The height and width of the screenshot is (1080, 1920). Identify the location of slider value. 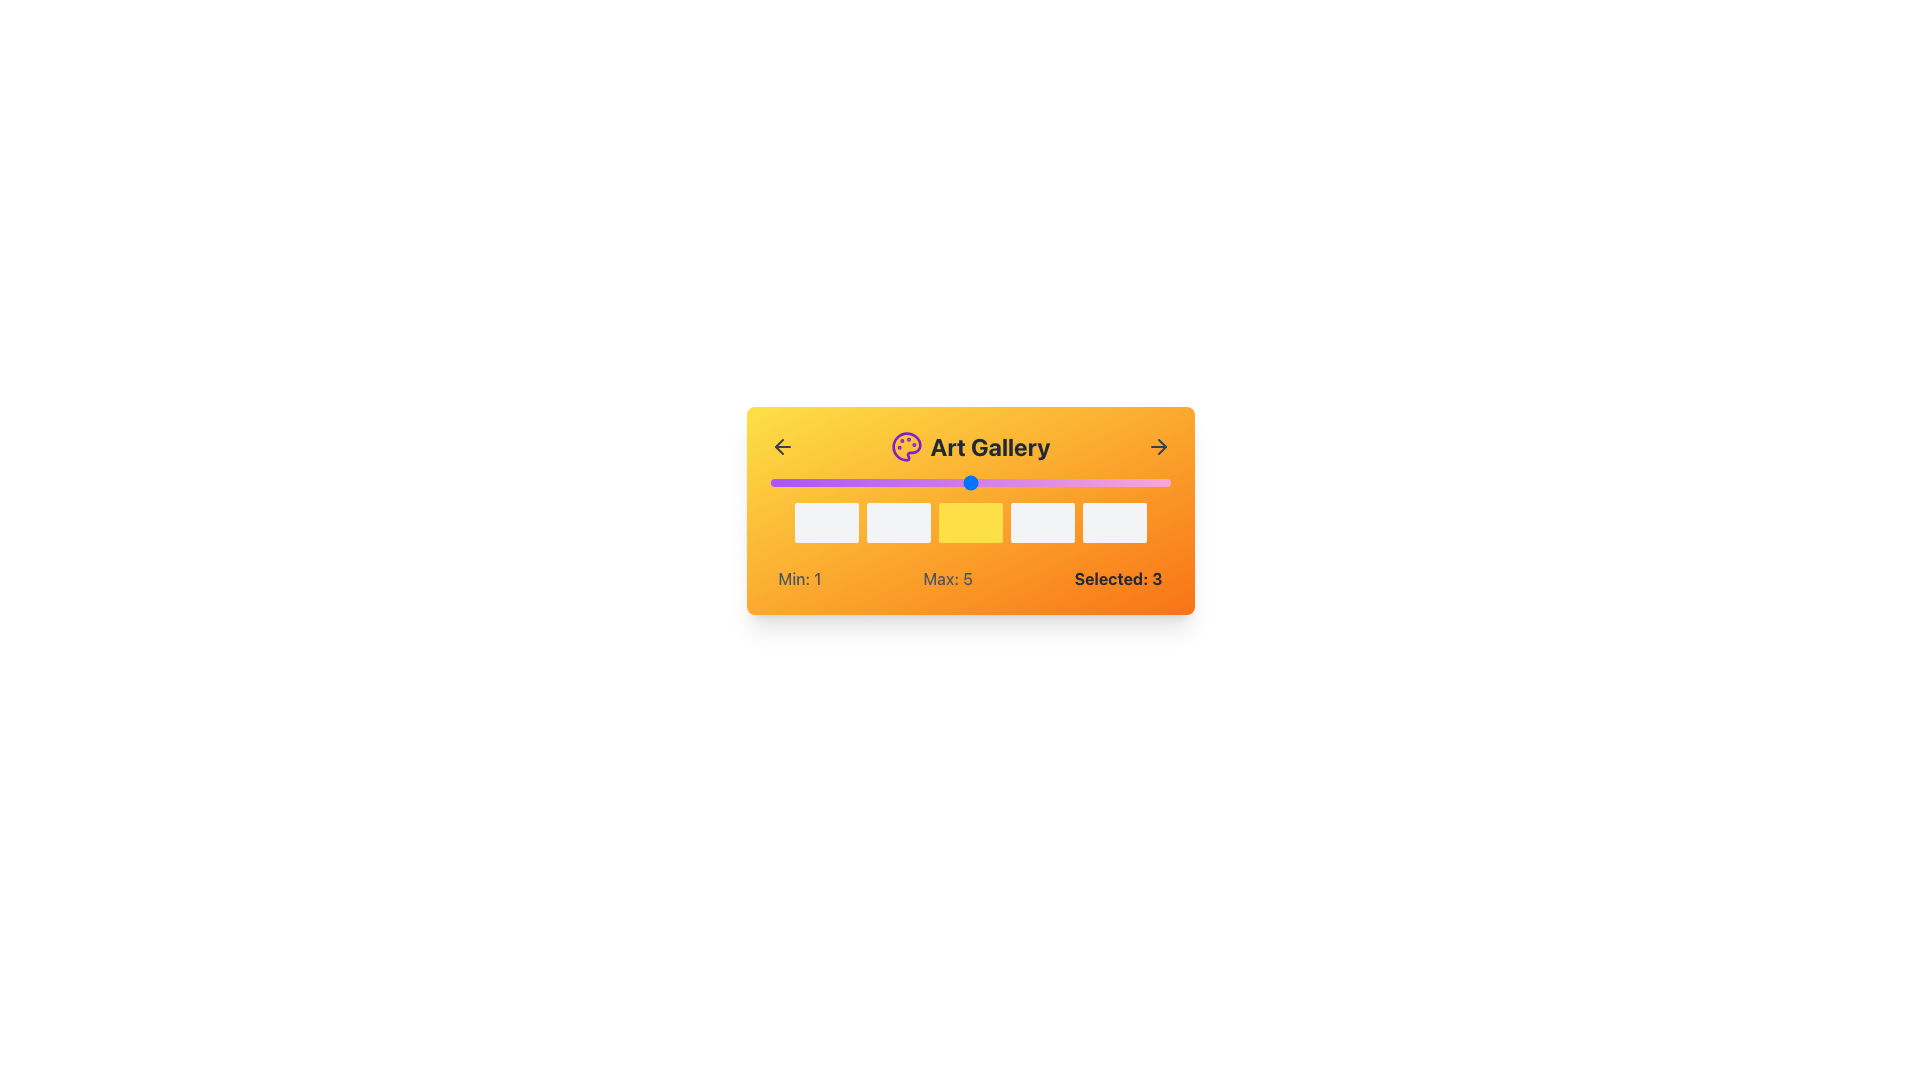
(1069, 482).